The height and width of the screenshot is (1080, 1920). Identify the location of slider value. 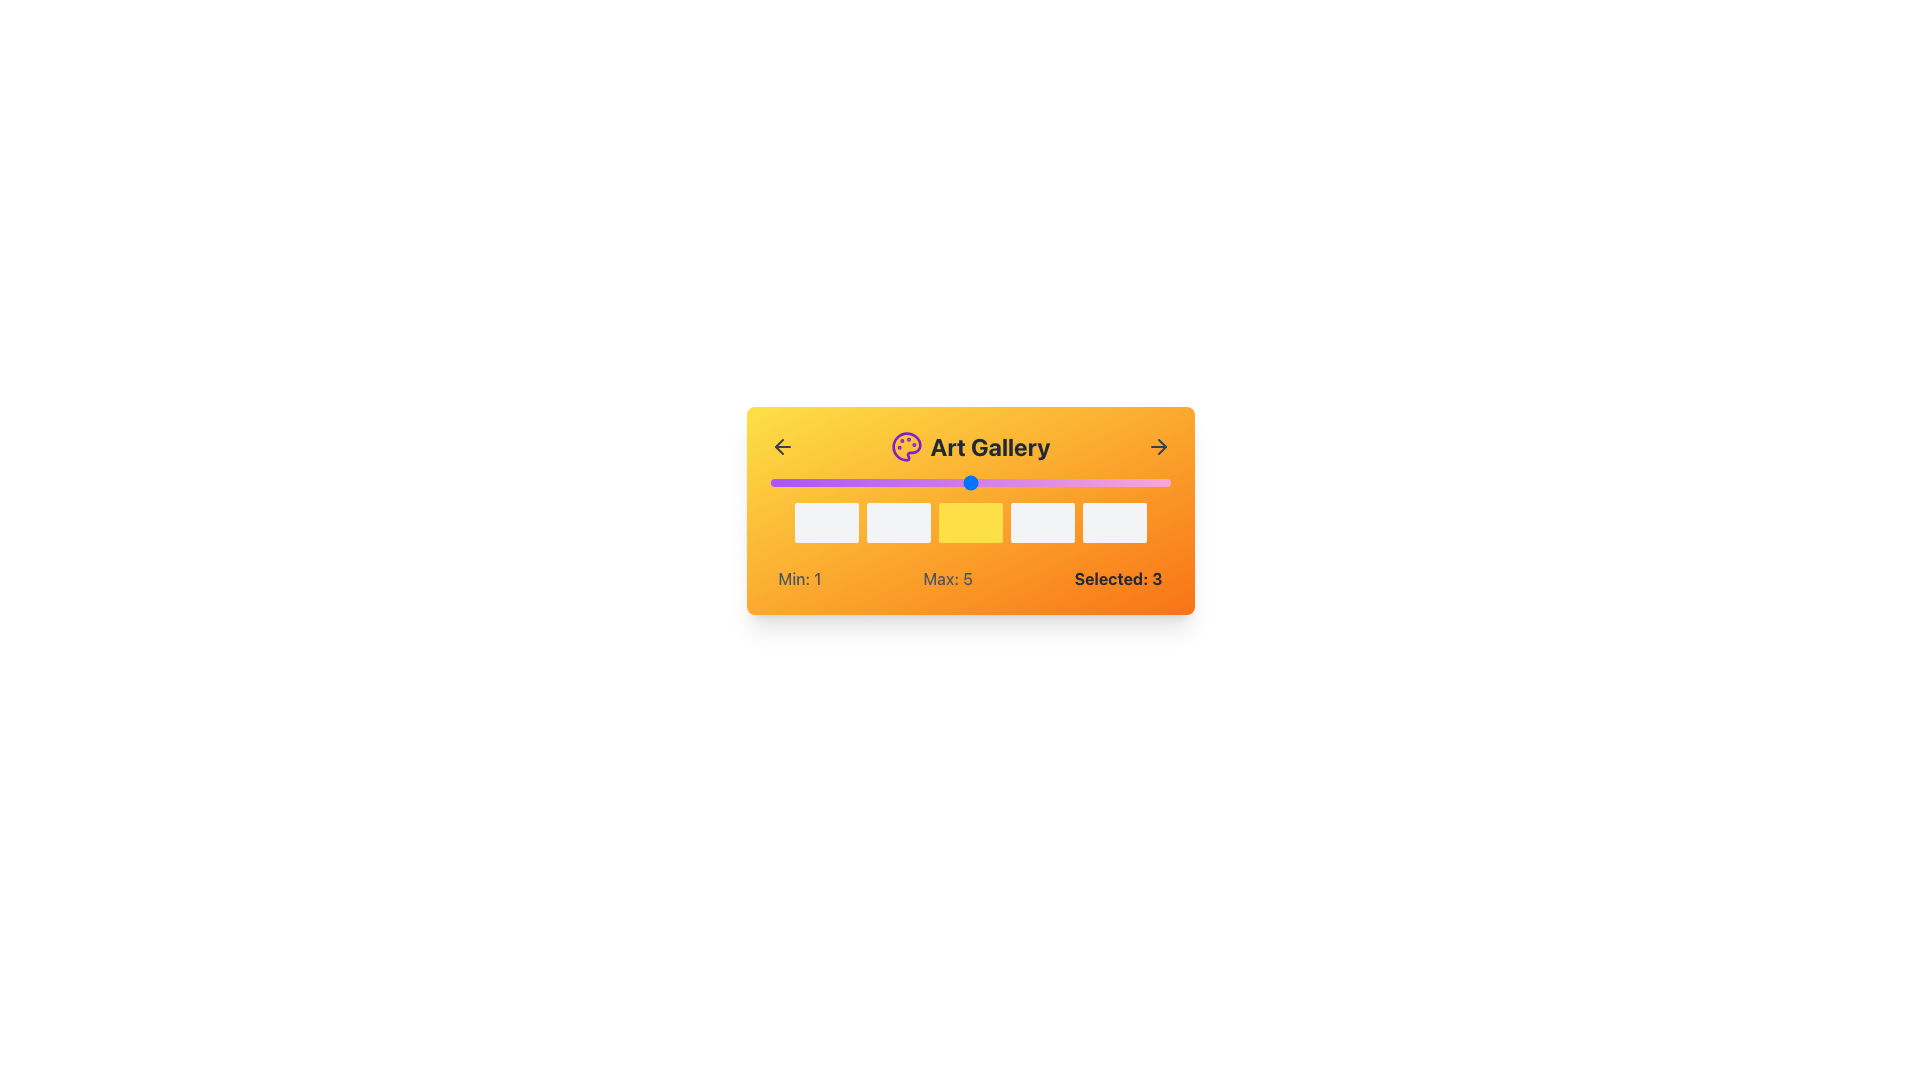
(1069, 482).